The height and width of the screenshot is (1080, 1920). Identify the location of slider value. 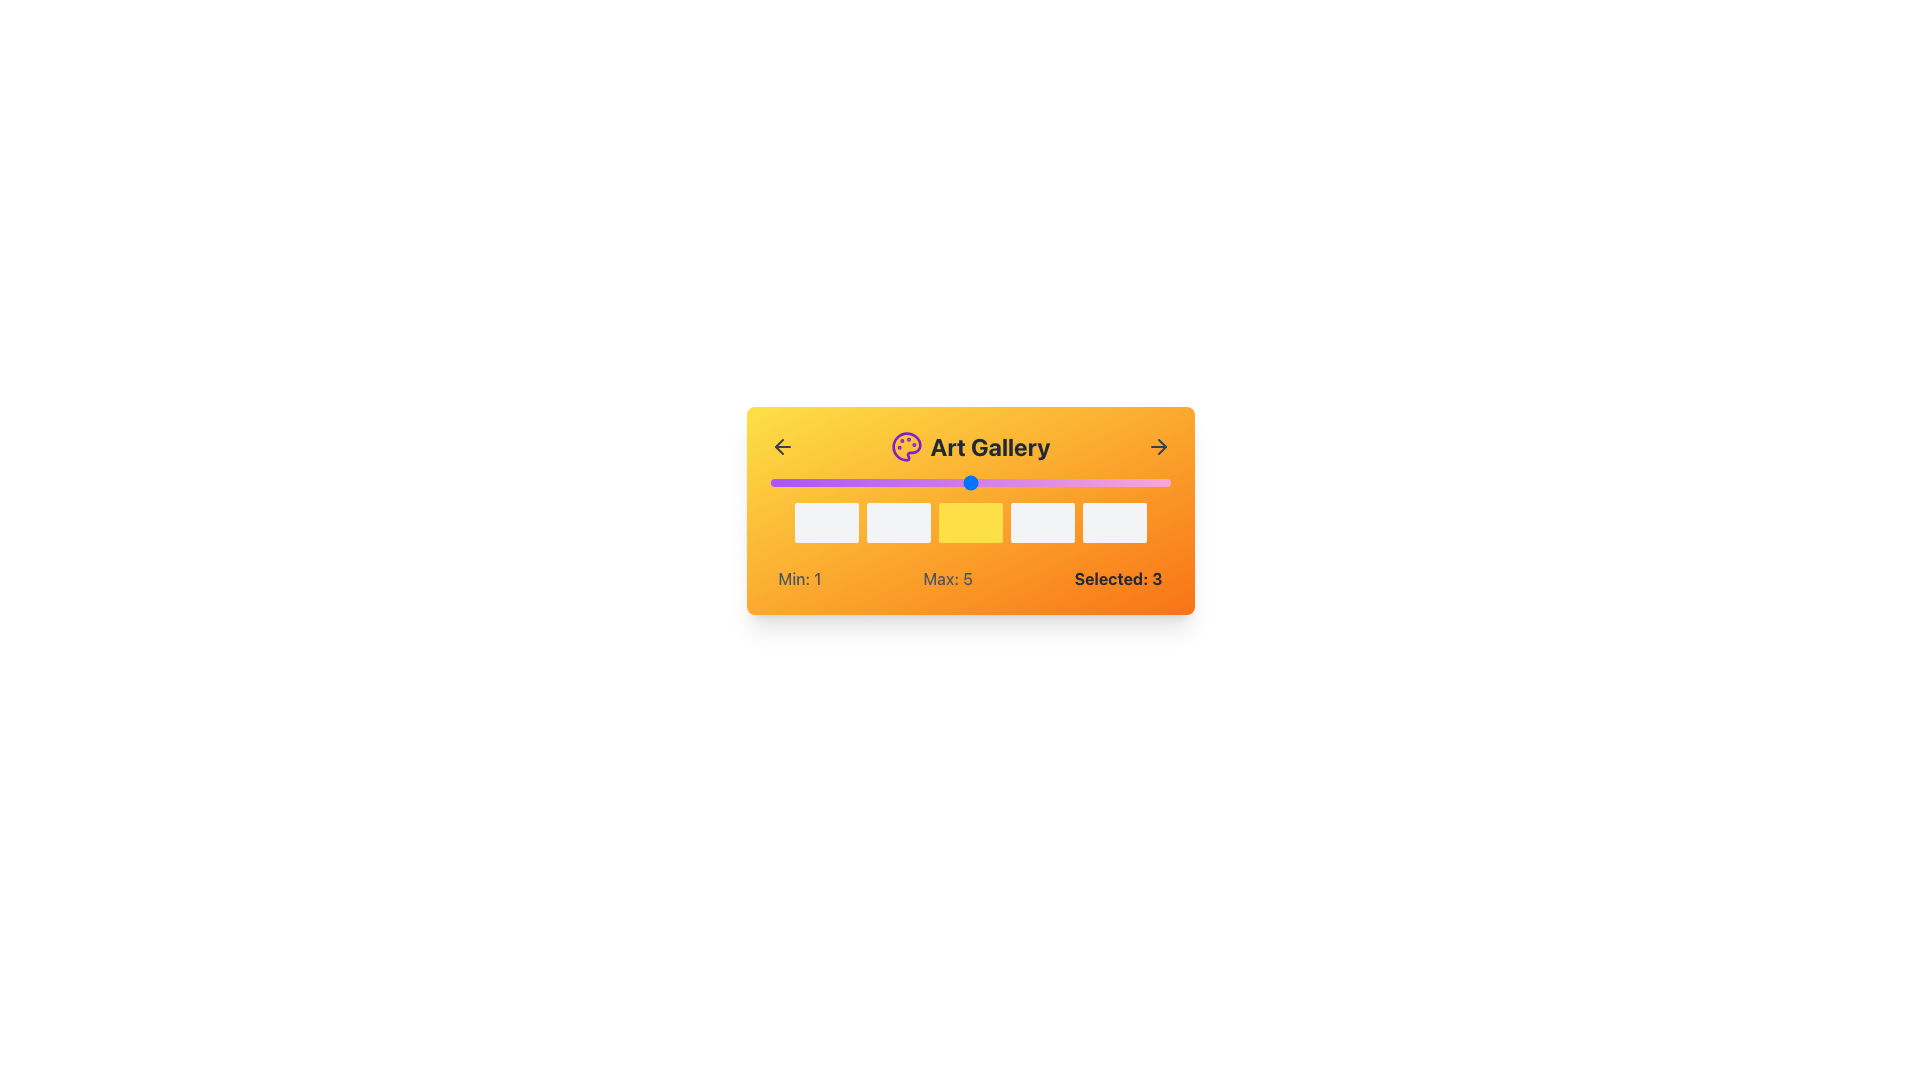
(1069, 482).